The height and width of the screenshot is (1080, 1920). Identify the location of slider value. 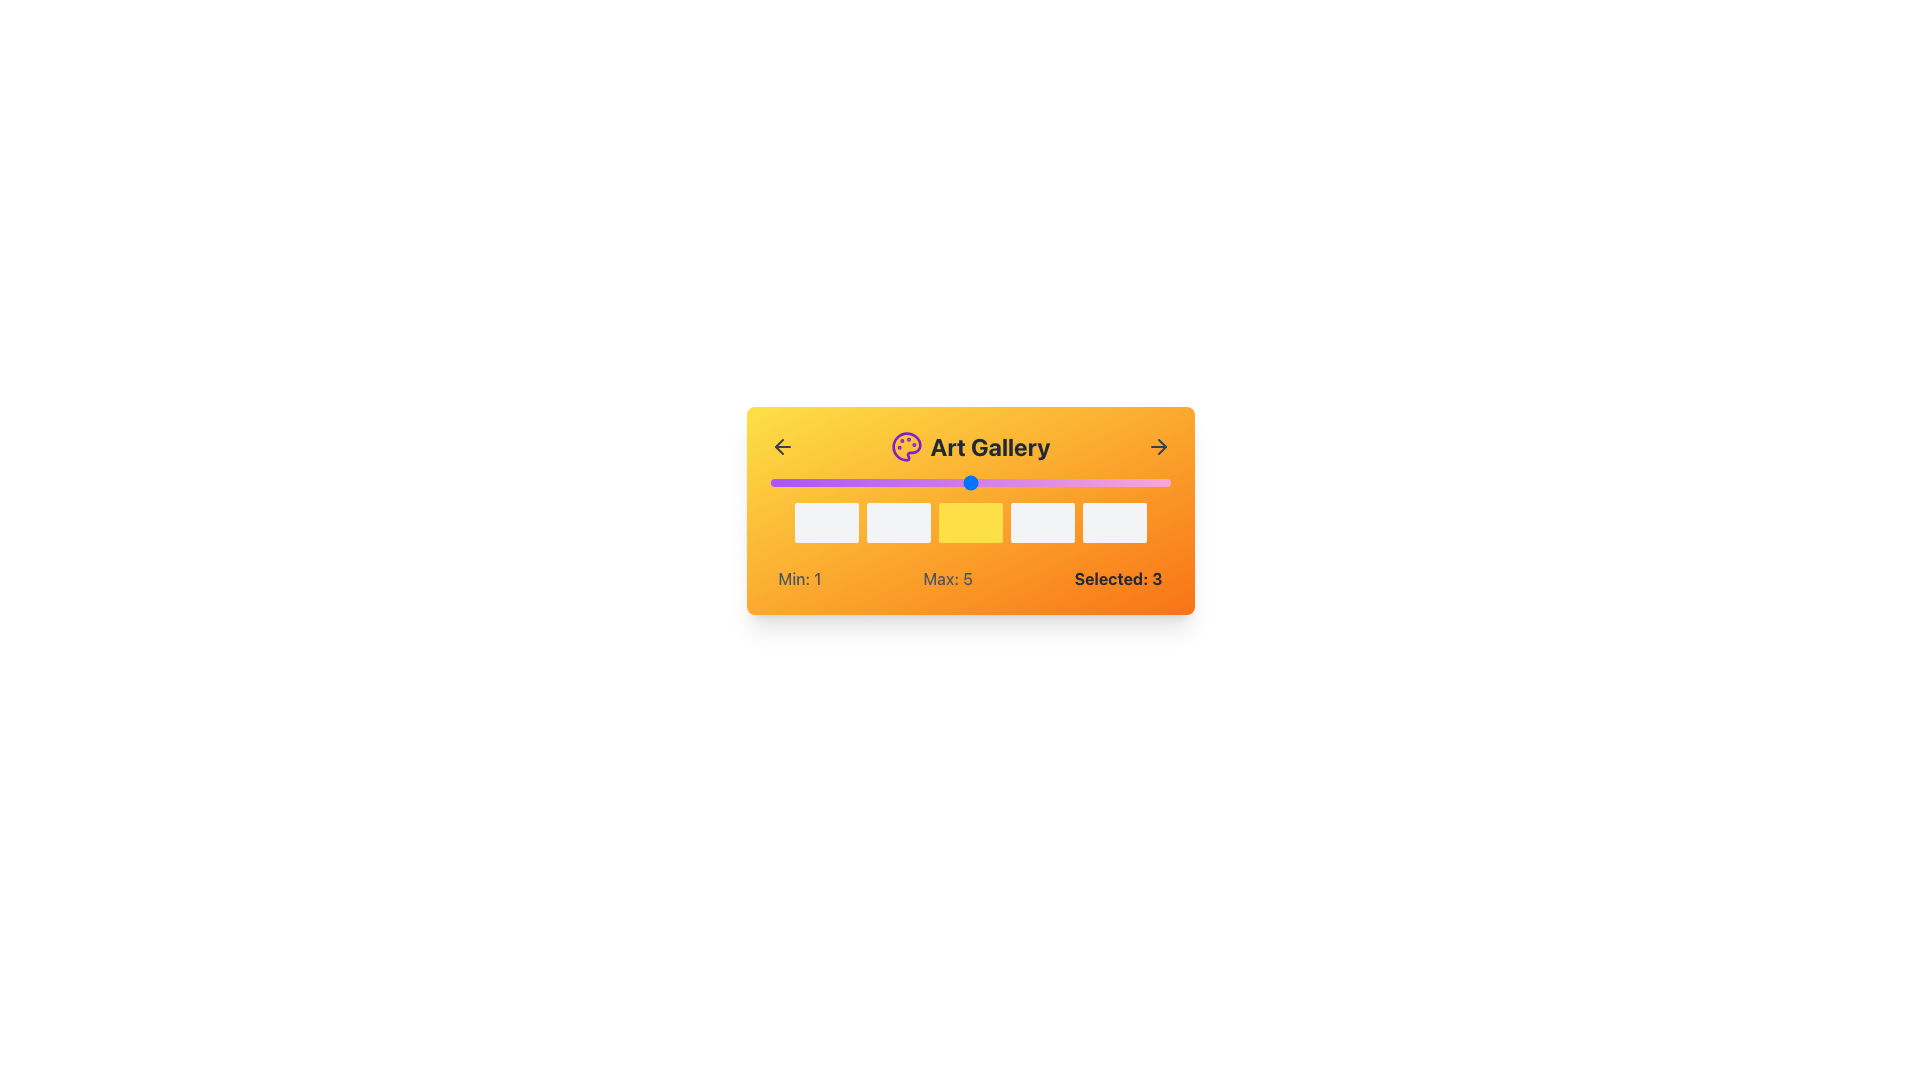
(1069, 482).